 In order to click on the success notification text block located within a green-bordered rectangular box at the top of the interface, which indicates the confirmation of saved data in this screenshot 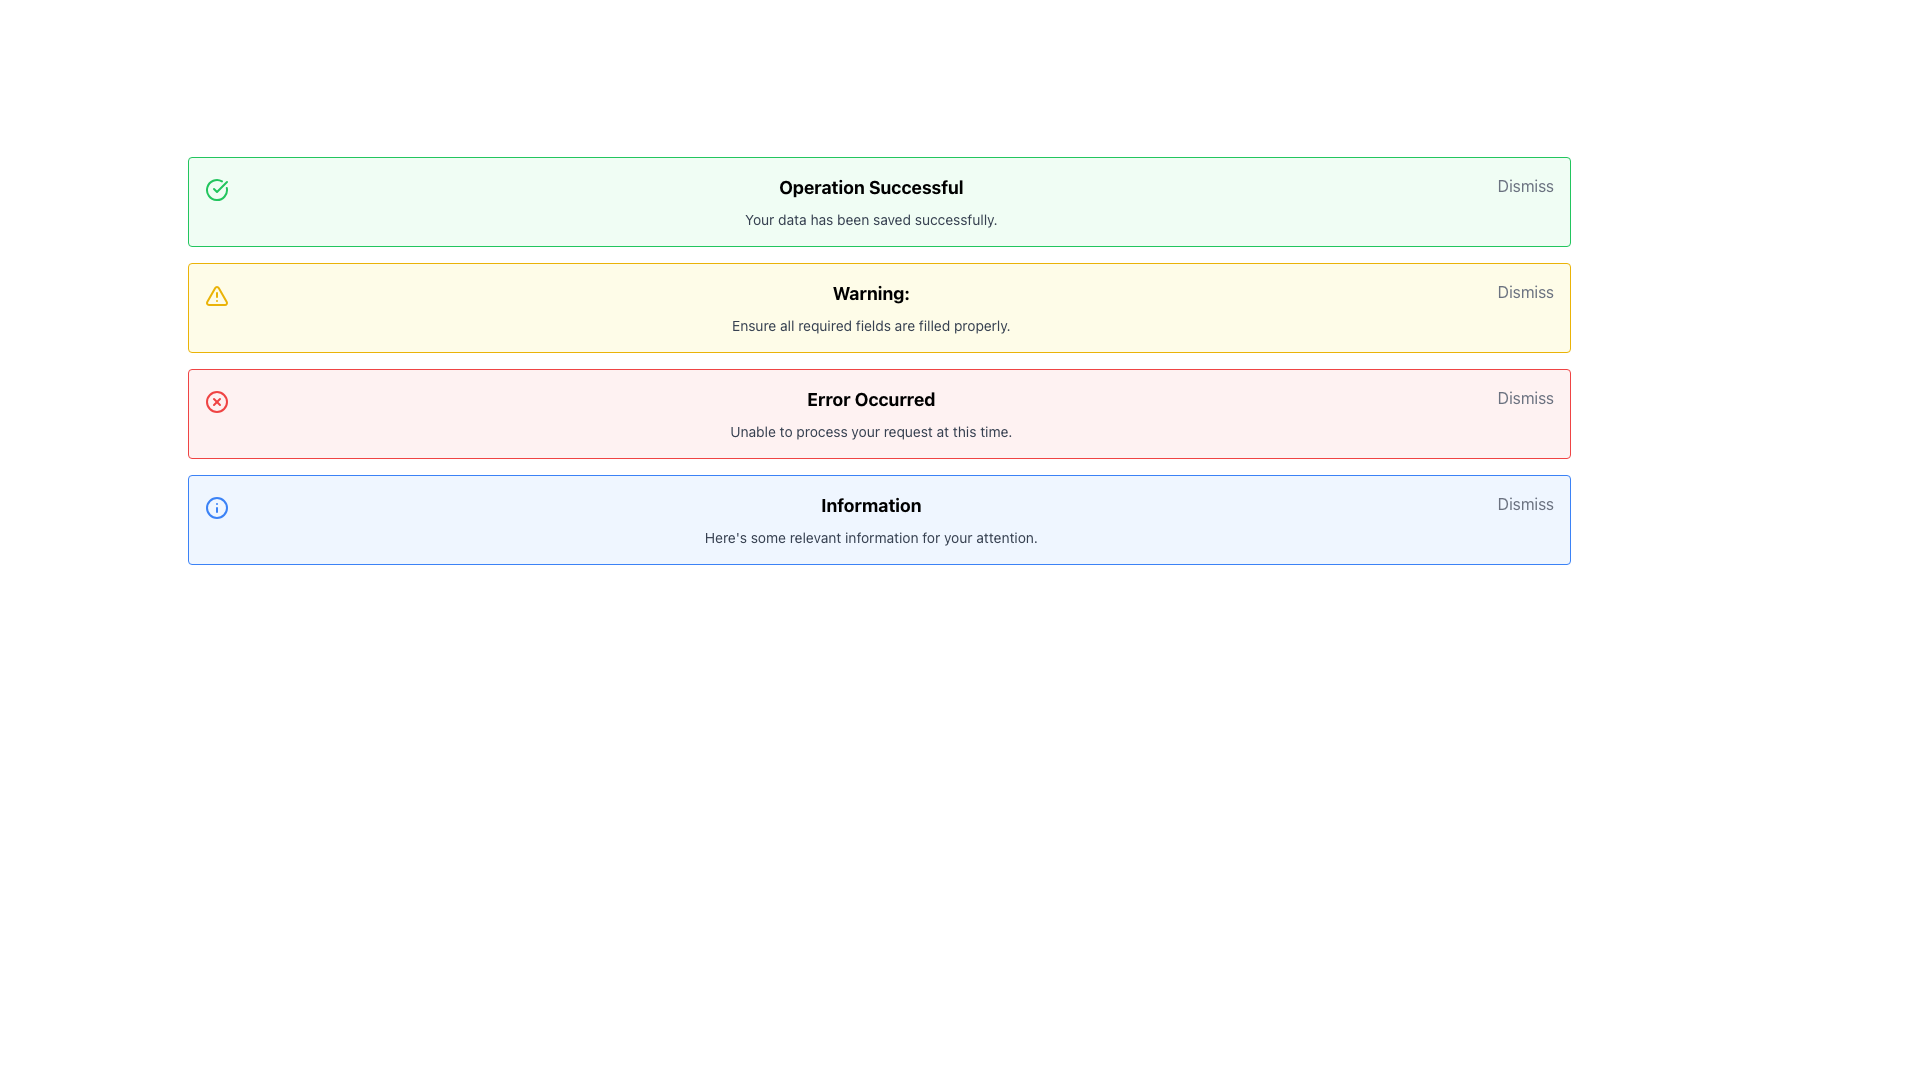, I will do `click(871, 201)`.